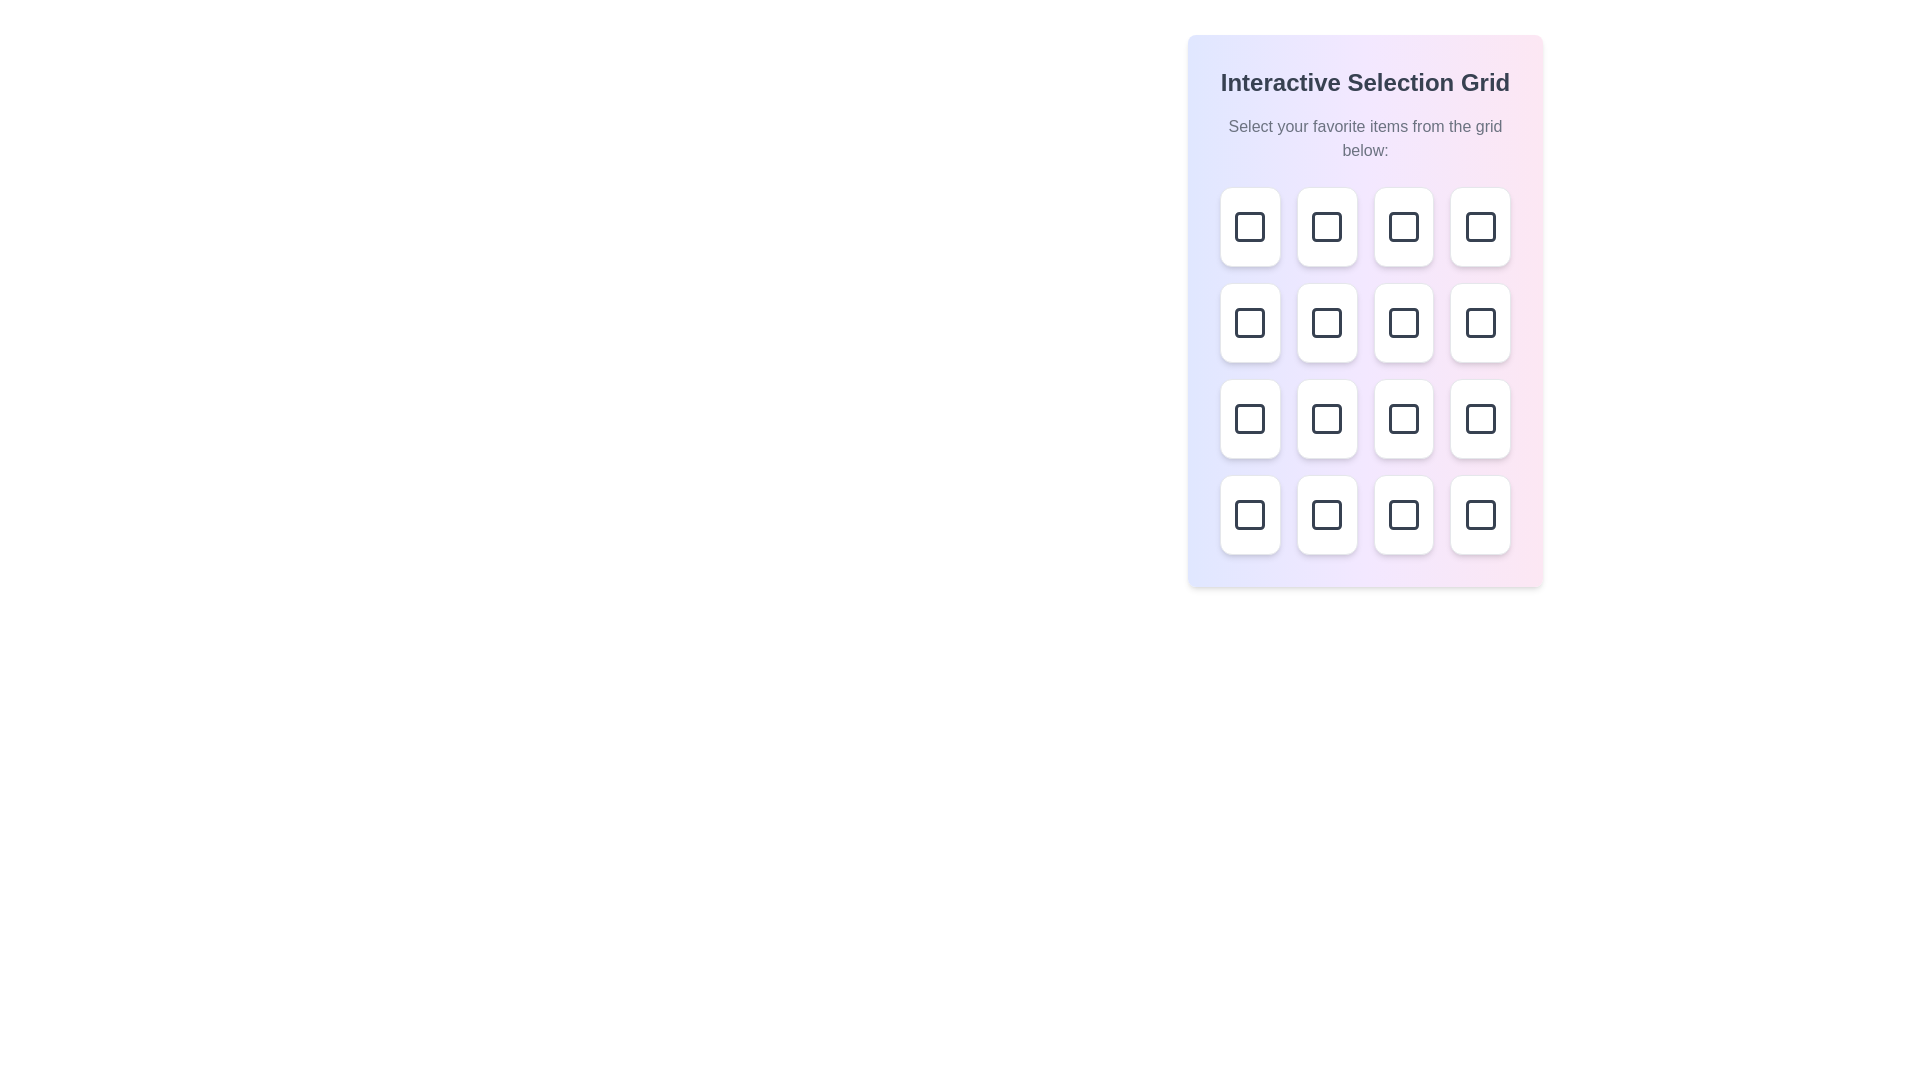 Image resolution: width=1920 pixels, height=1080 pixels. What do you see at coordinates (1402, 514) in the screenshot?
I see `the inner square of the fifth item in the fourth row of the 'Interactive Selection Grid' by clicking on it` at bounding box center [1402, 514].